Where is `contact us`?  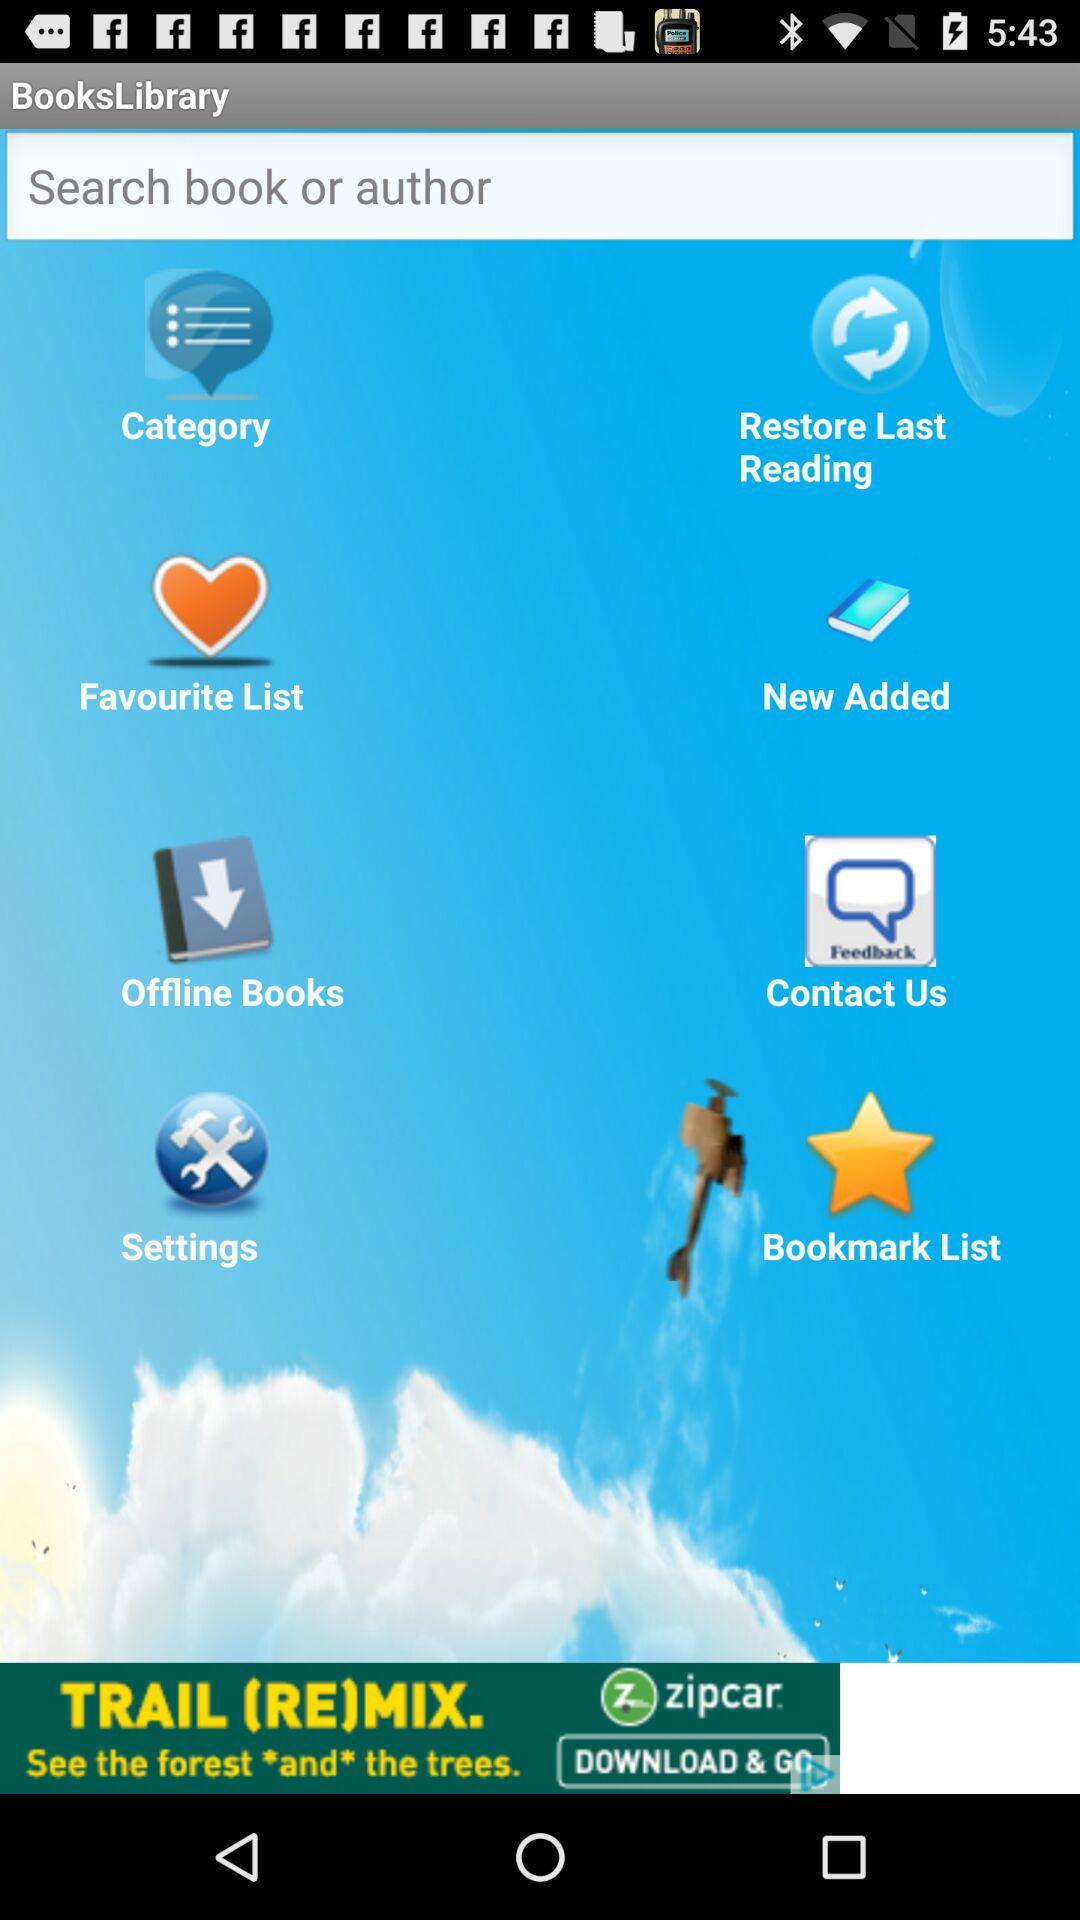
contact us is located at coordinates (869, 900).